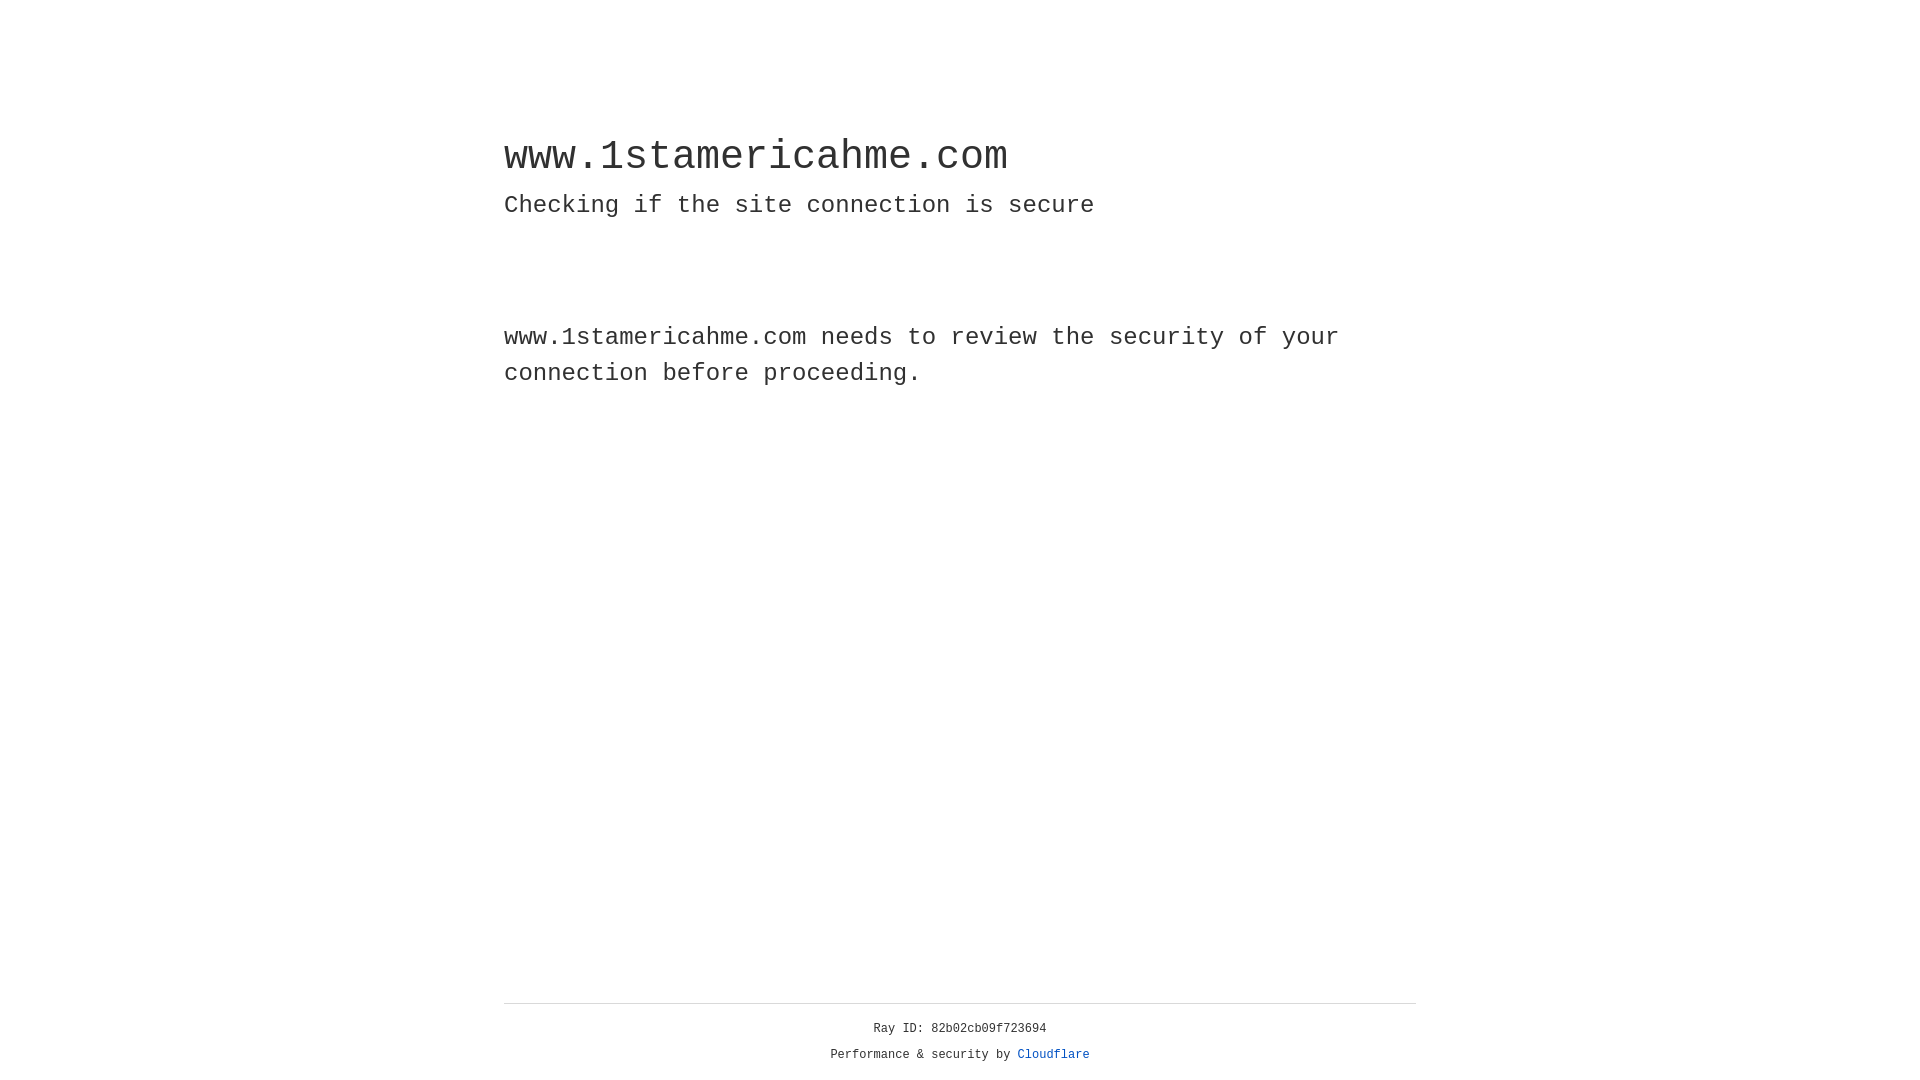  I want to click on 'Cloudflare', so click(1053, 1054).